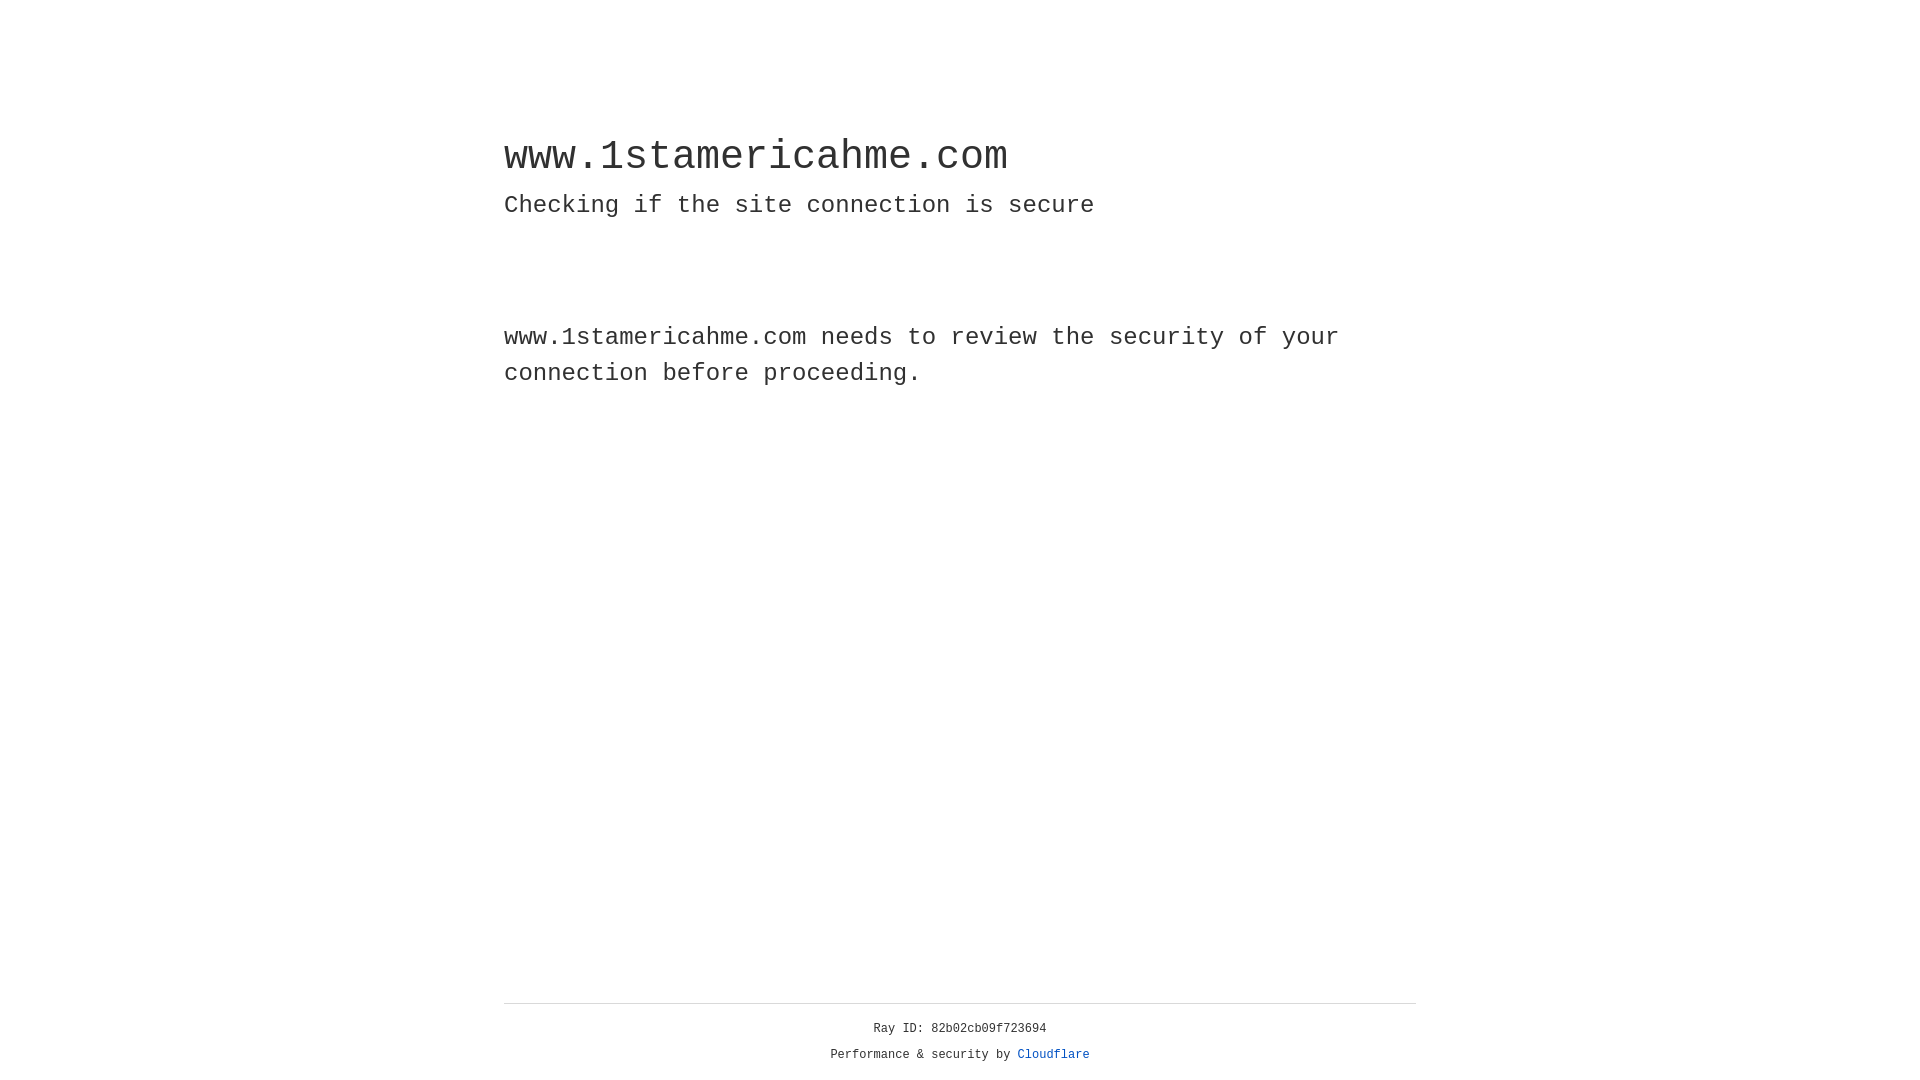  I want to click on 'Cloudflare', so click(1053, 1054).